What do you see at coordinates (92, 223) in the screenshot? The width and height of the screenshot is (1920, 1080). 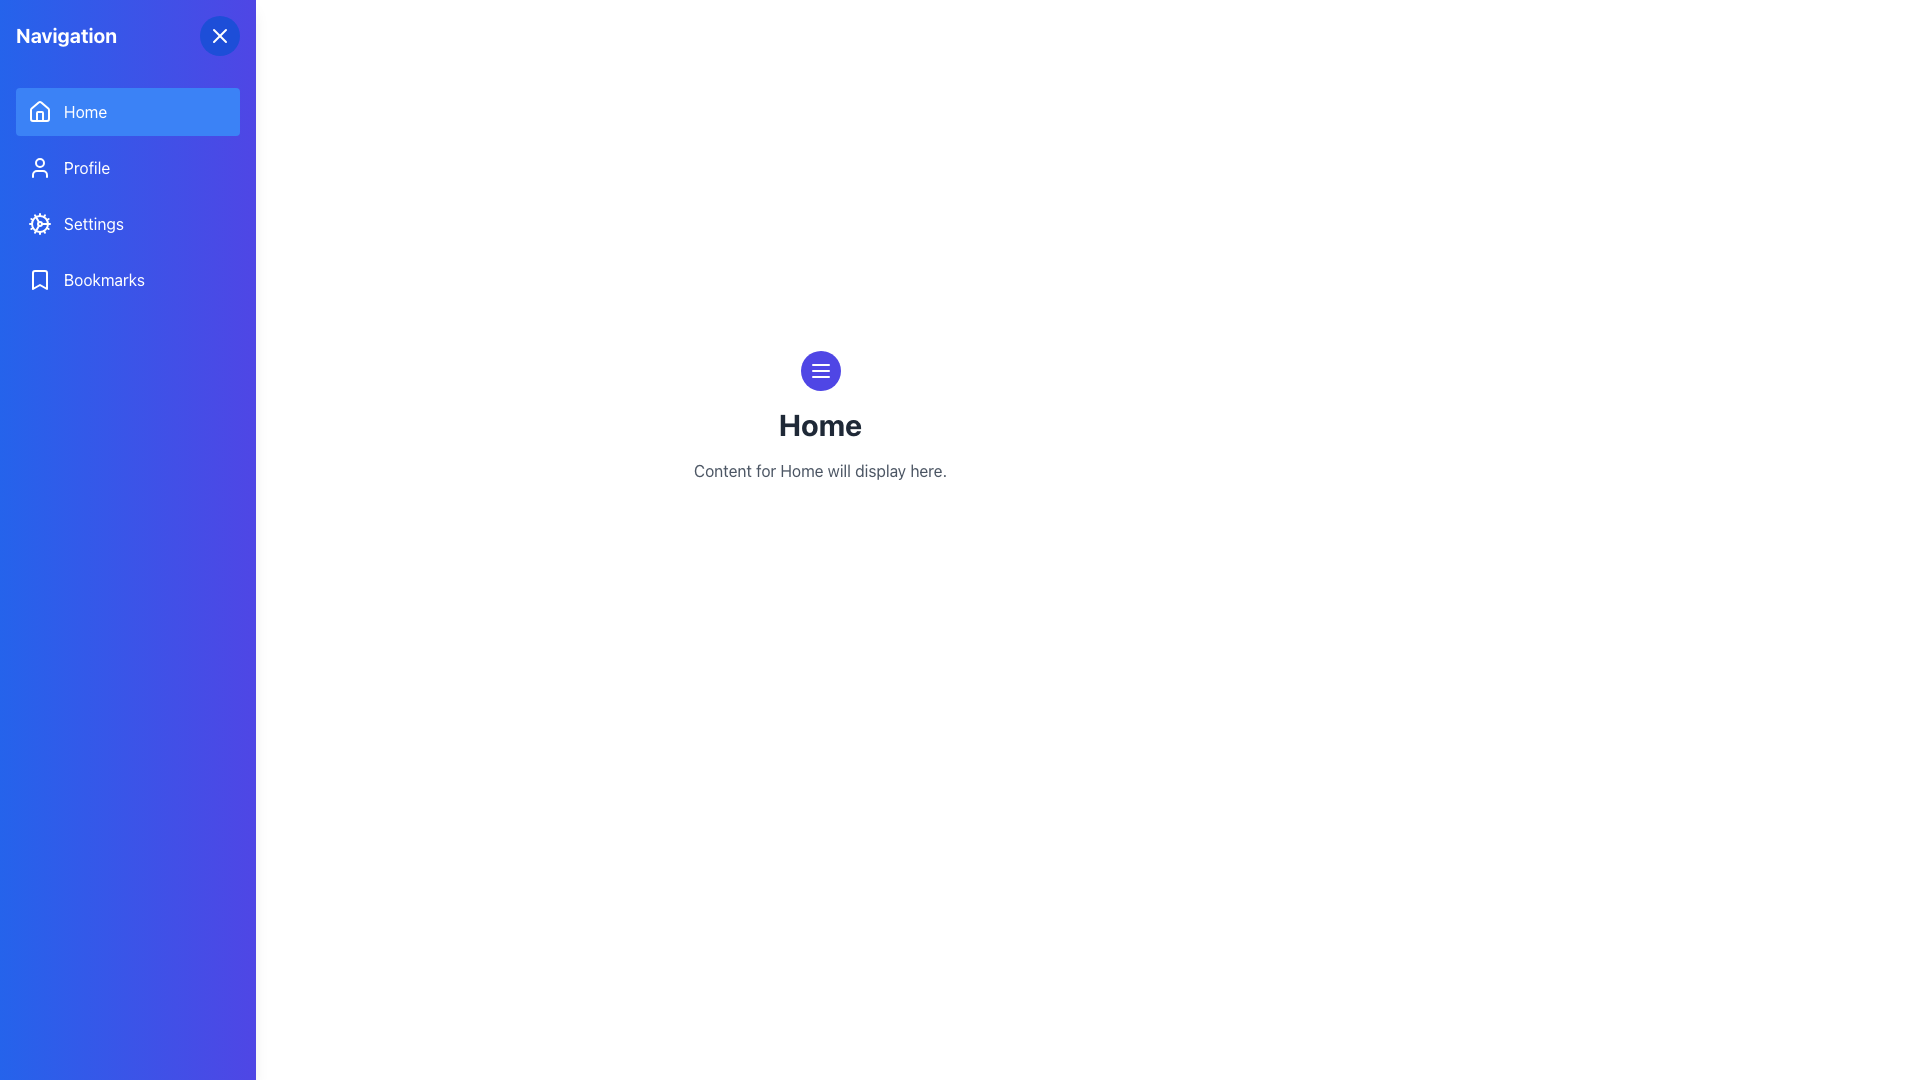 I see `the text label for the Settings section, which is the third item in the vertical navigation sidebar, positioned below 'Profile' and above 'Bookmarks'` at bounding box center [92, 223].